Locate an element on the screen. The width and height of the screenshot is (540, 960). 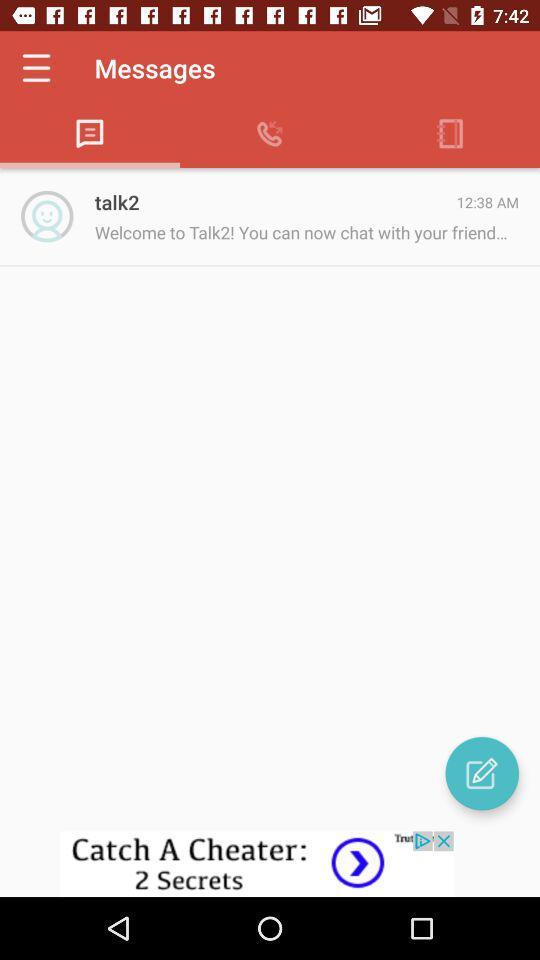
open advertisement is located at coordinates (270, 863).